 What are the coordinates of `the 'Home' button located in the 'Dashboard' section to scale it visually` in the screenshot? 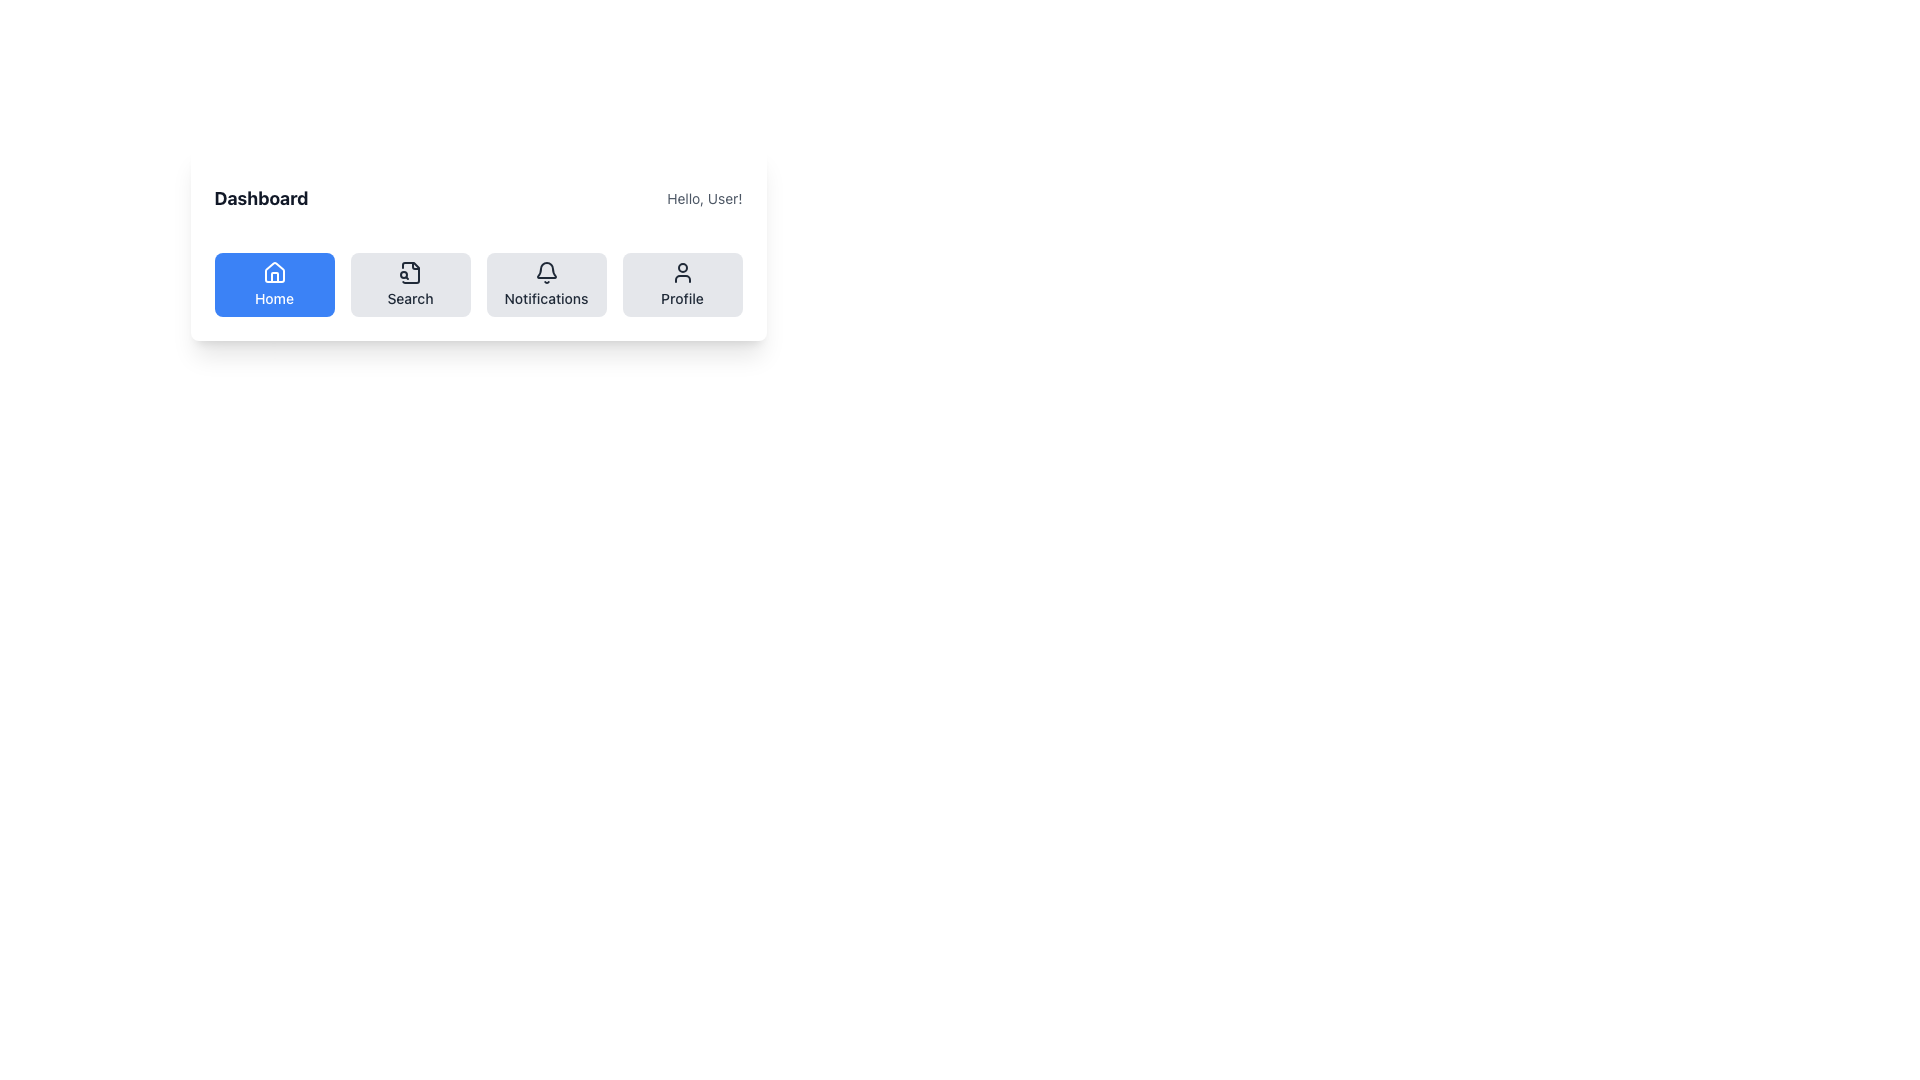 It's located at (273, 285).